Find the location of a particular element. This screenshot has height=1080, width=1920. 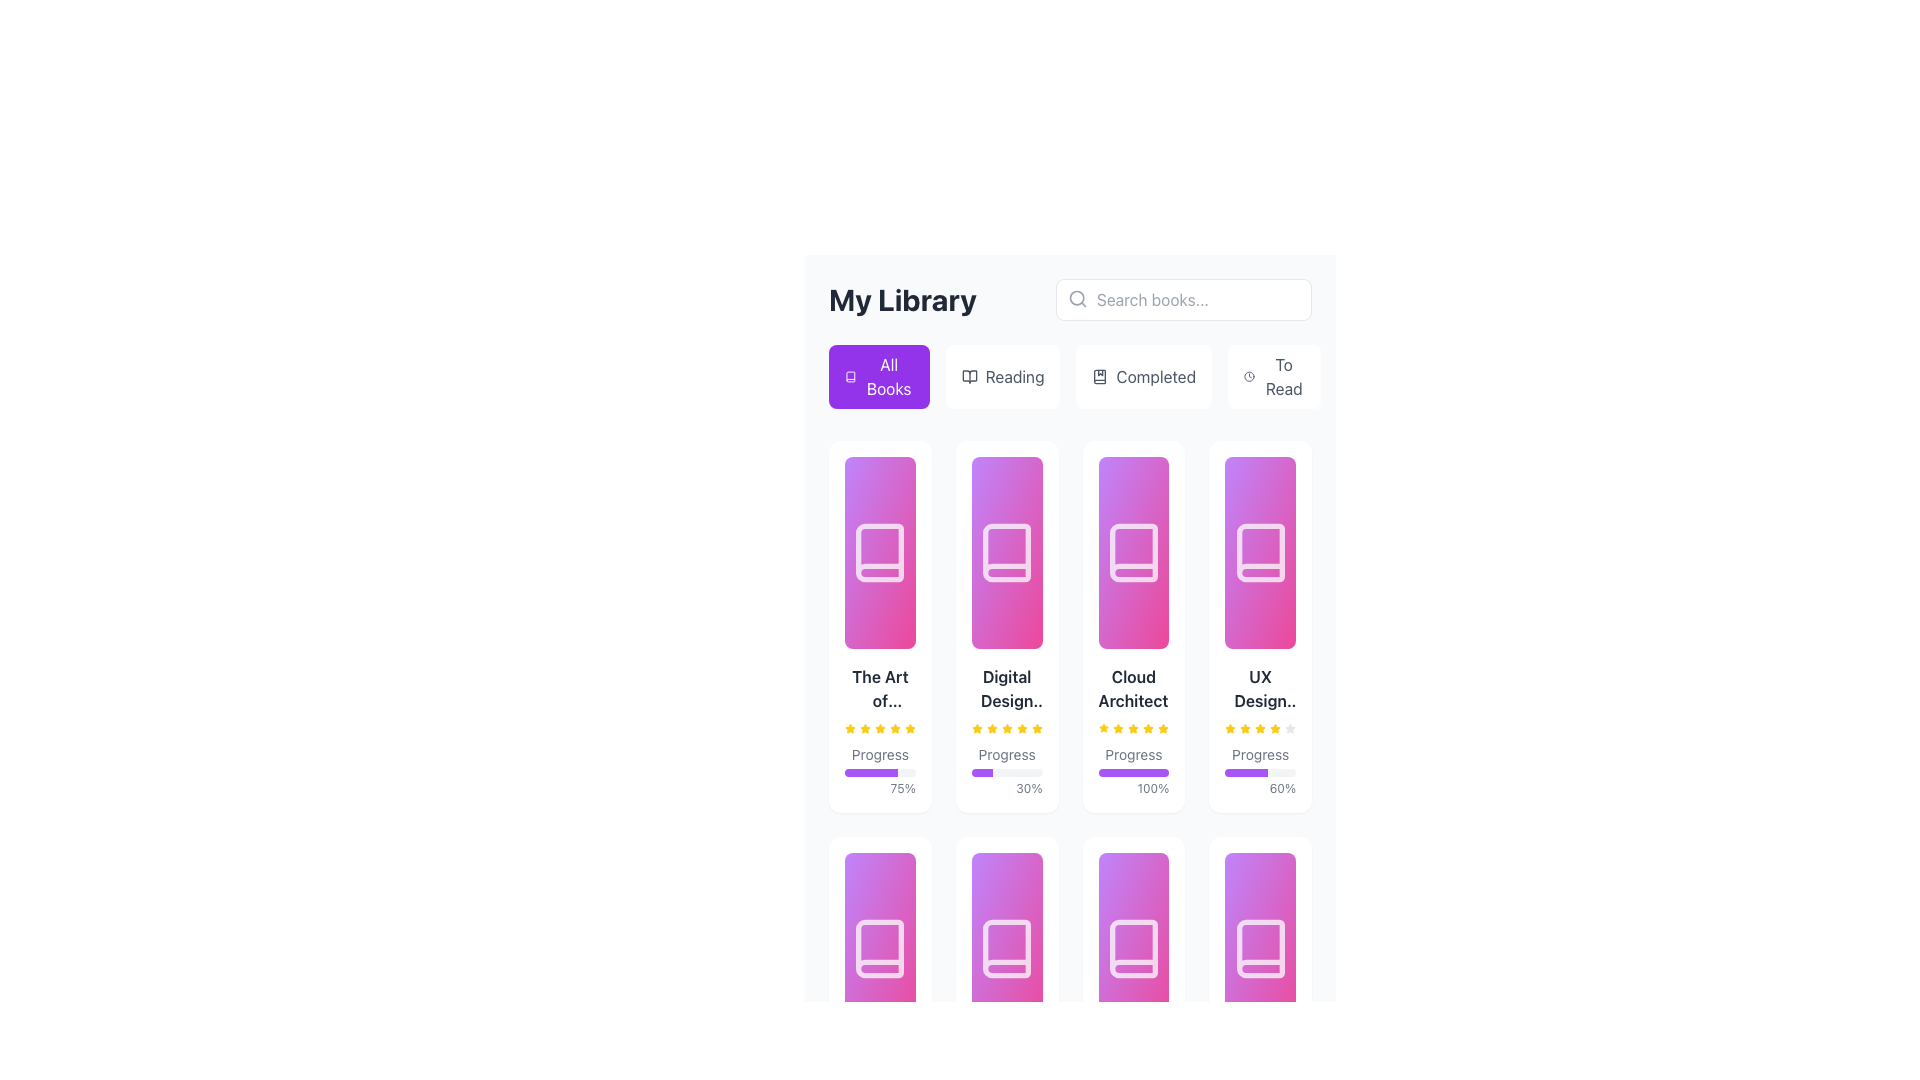

the third star icon in the rating component, which is yellow and located under the 'Digital Design Principles' text label is located at coordinates (1007, 729).